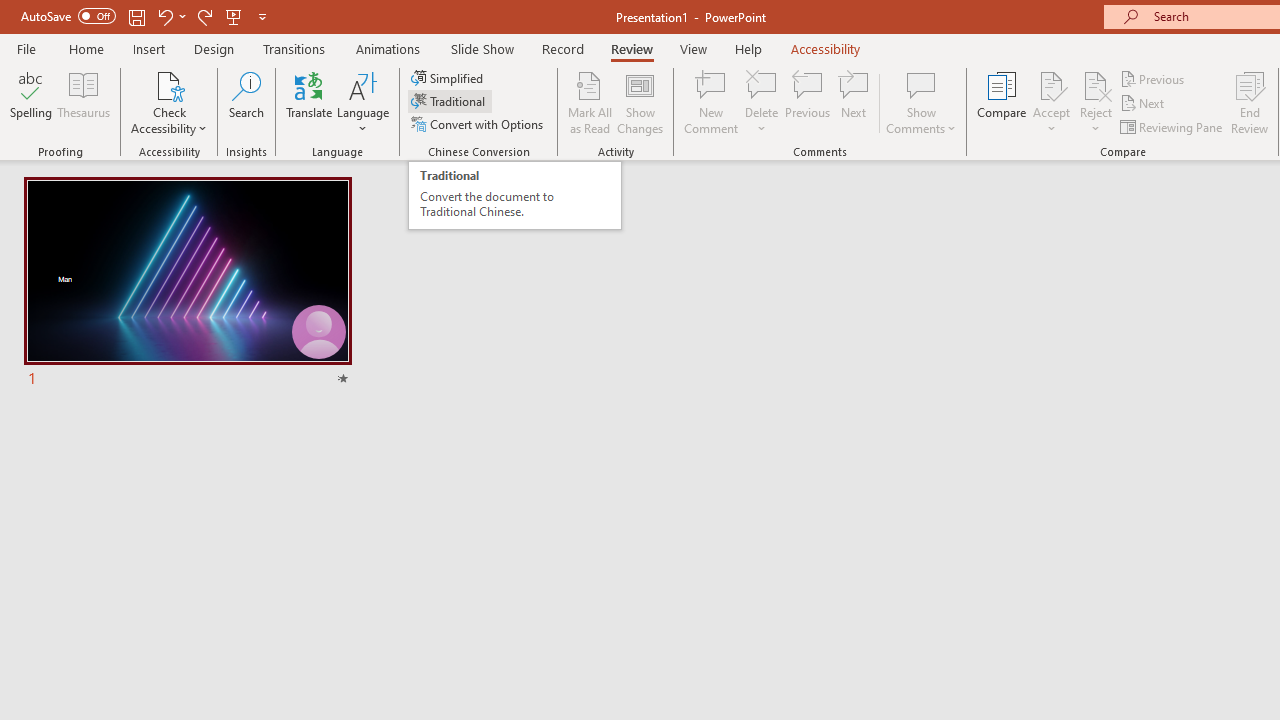 The image size is (1280, 720). I want to click on 'Delete', so click(761, 84).